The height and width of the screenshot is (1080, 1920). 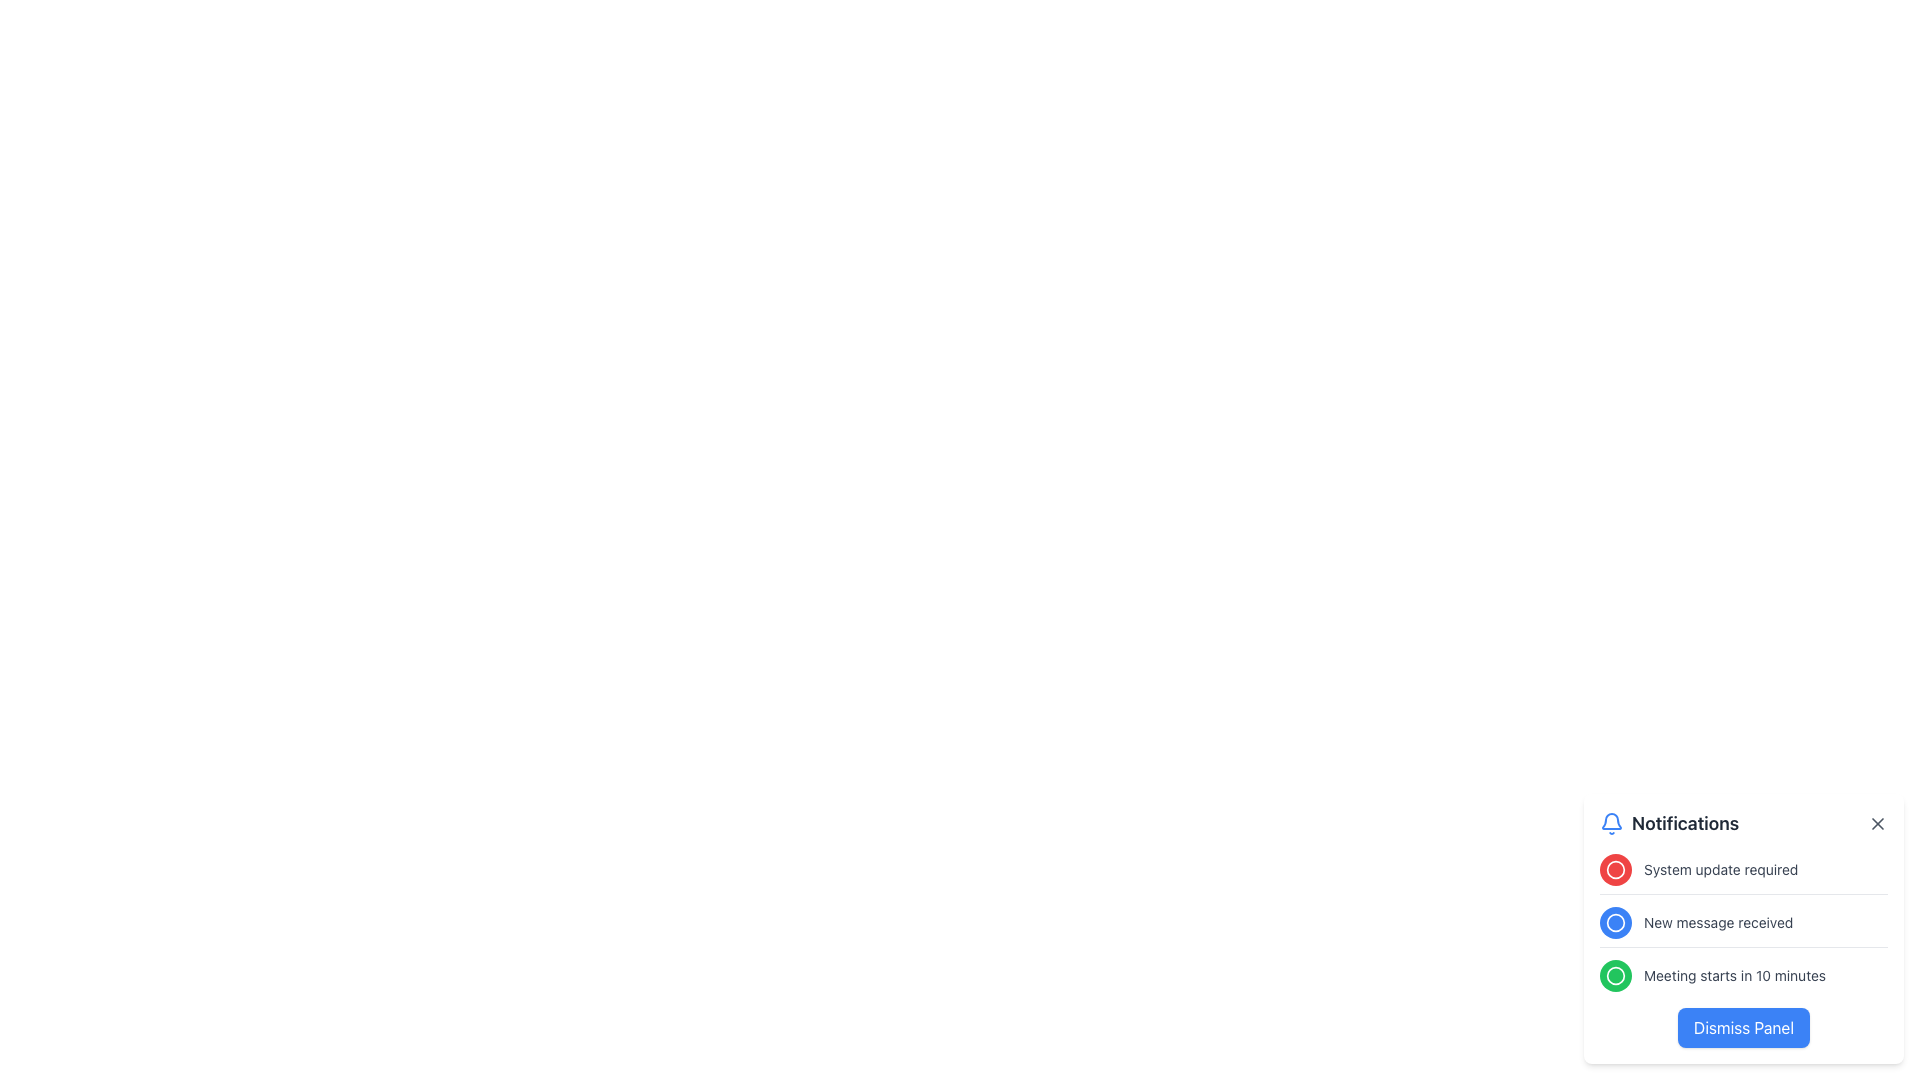 What do you see at coordinates (1616, 974) in the screenshot?
I see `the Status icon` at bounding box center [1616, 974].